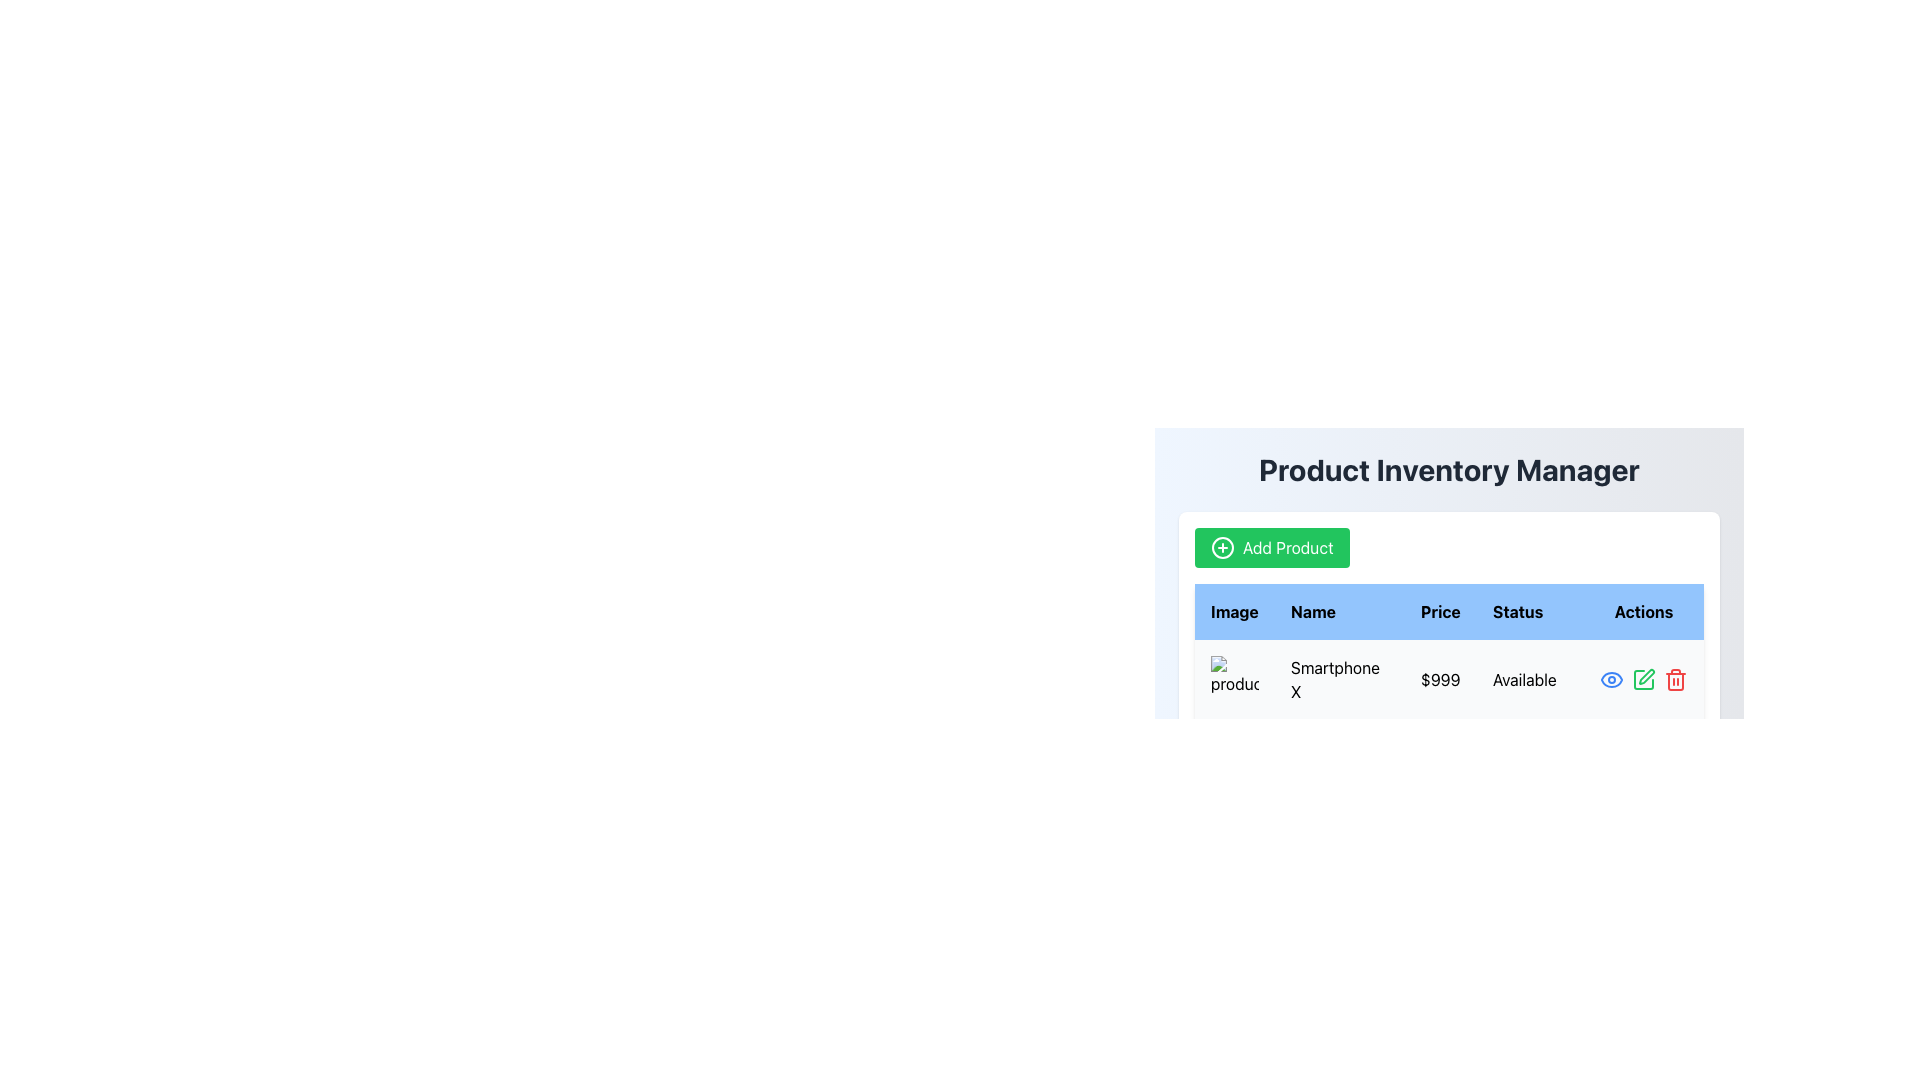  I want to click on the 'Status' table header, which displays bold black text on a light blue background and is centrally aligned within its containing box, so click(1529, 611).